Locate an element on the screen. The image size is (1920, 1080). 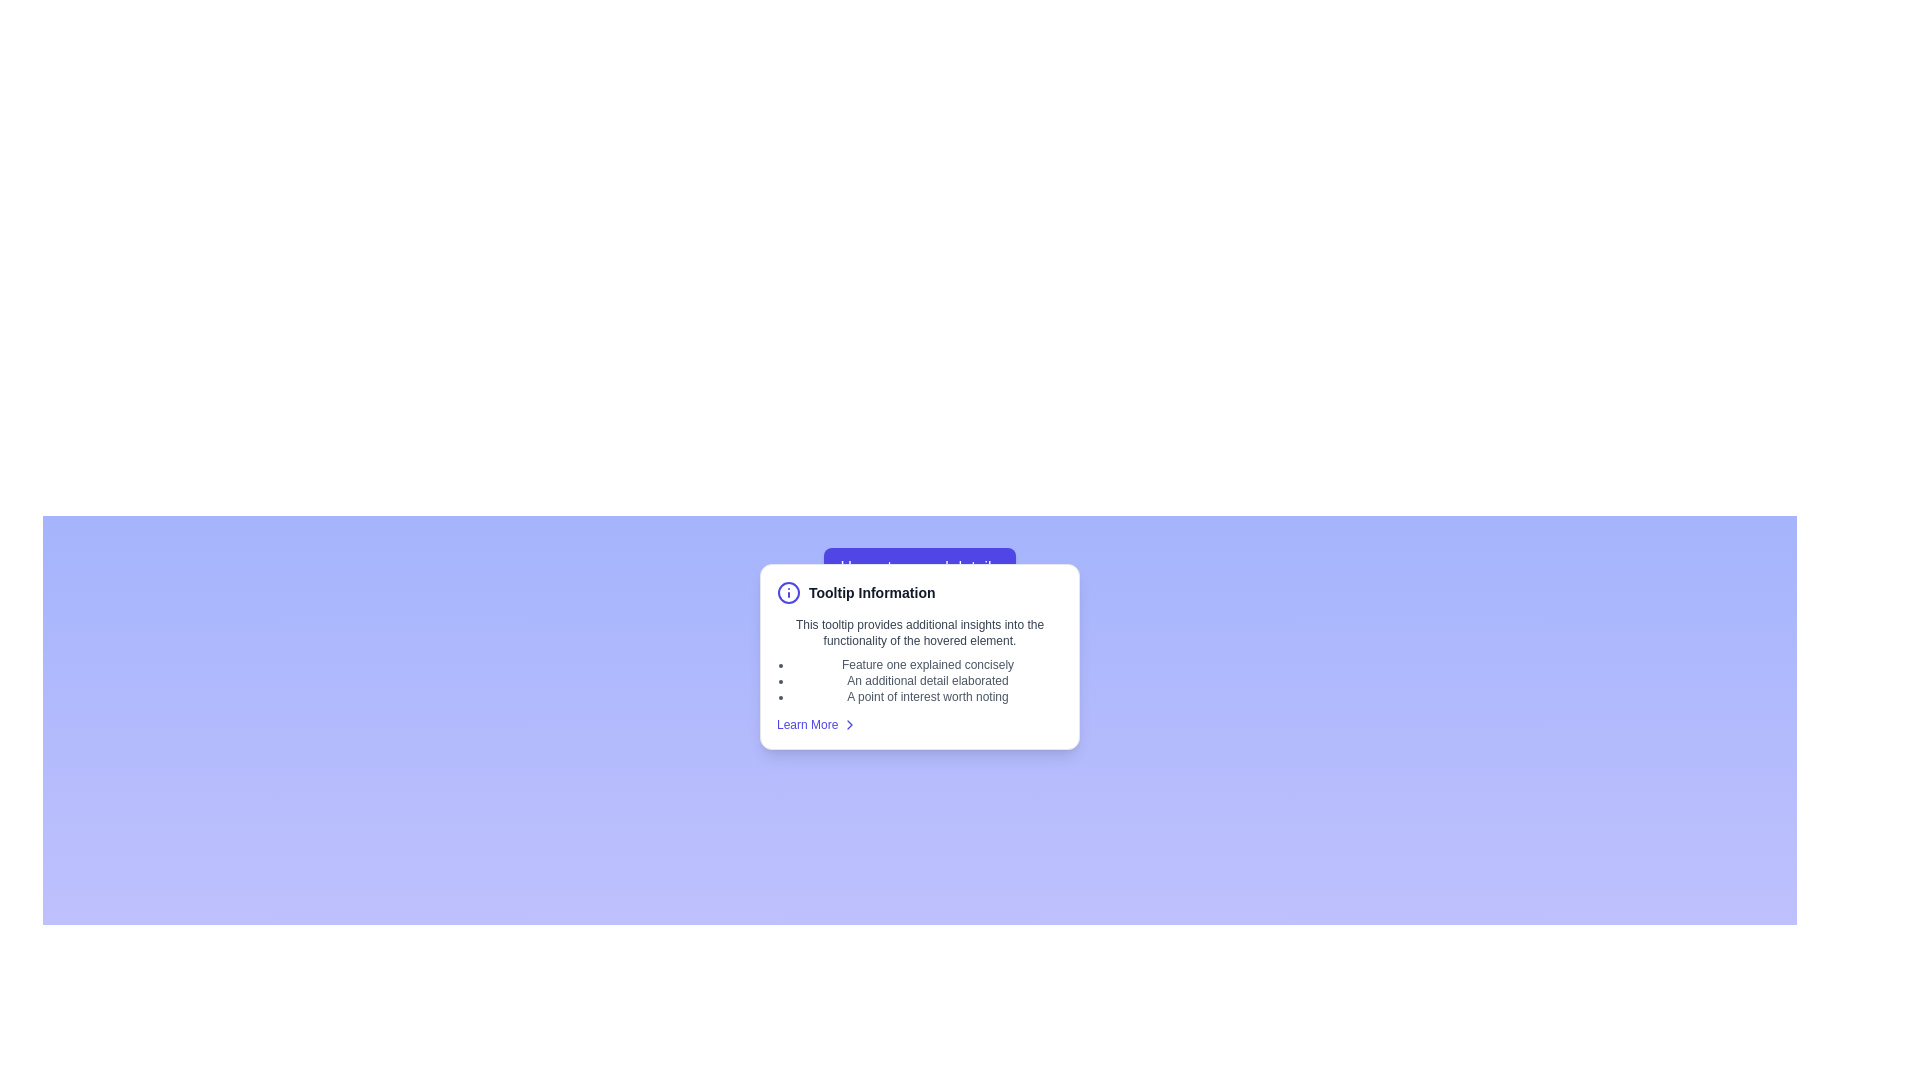
the interactive icon located immediately to the right of the 'Learn More' text link, which serves as a visual indicator for additional information is located at coordinates (850, 725).